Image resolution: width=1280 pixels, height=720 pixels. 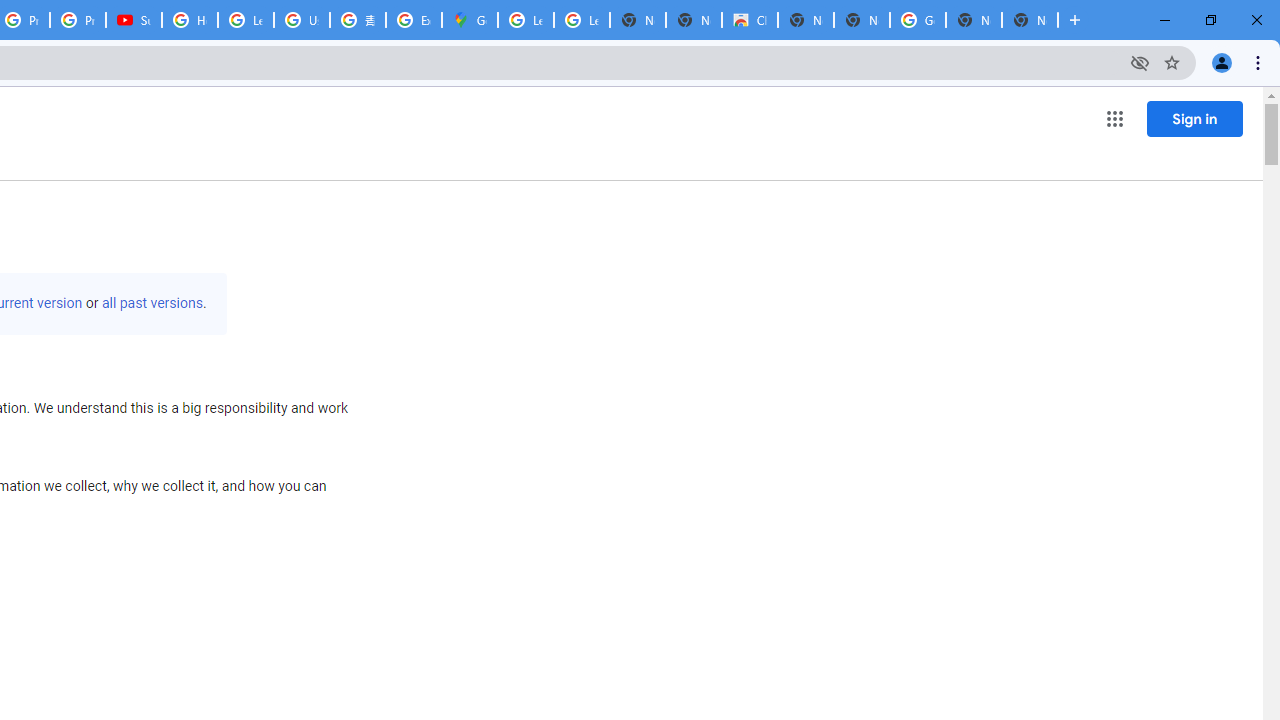 What do you see at coordinates (190, 20) in the screenshot?
I see `'How Chrome protects your passwords - Google Chrome Help'` at bounding box center [190, 20].